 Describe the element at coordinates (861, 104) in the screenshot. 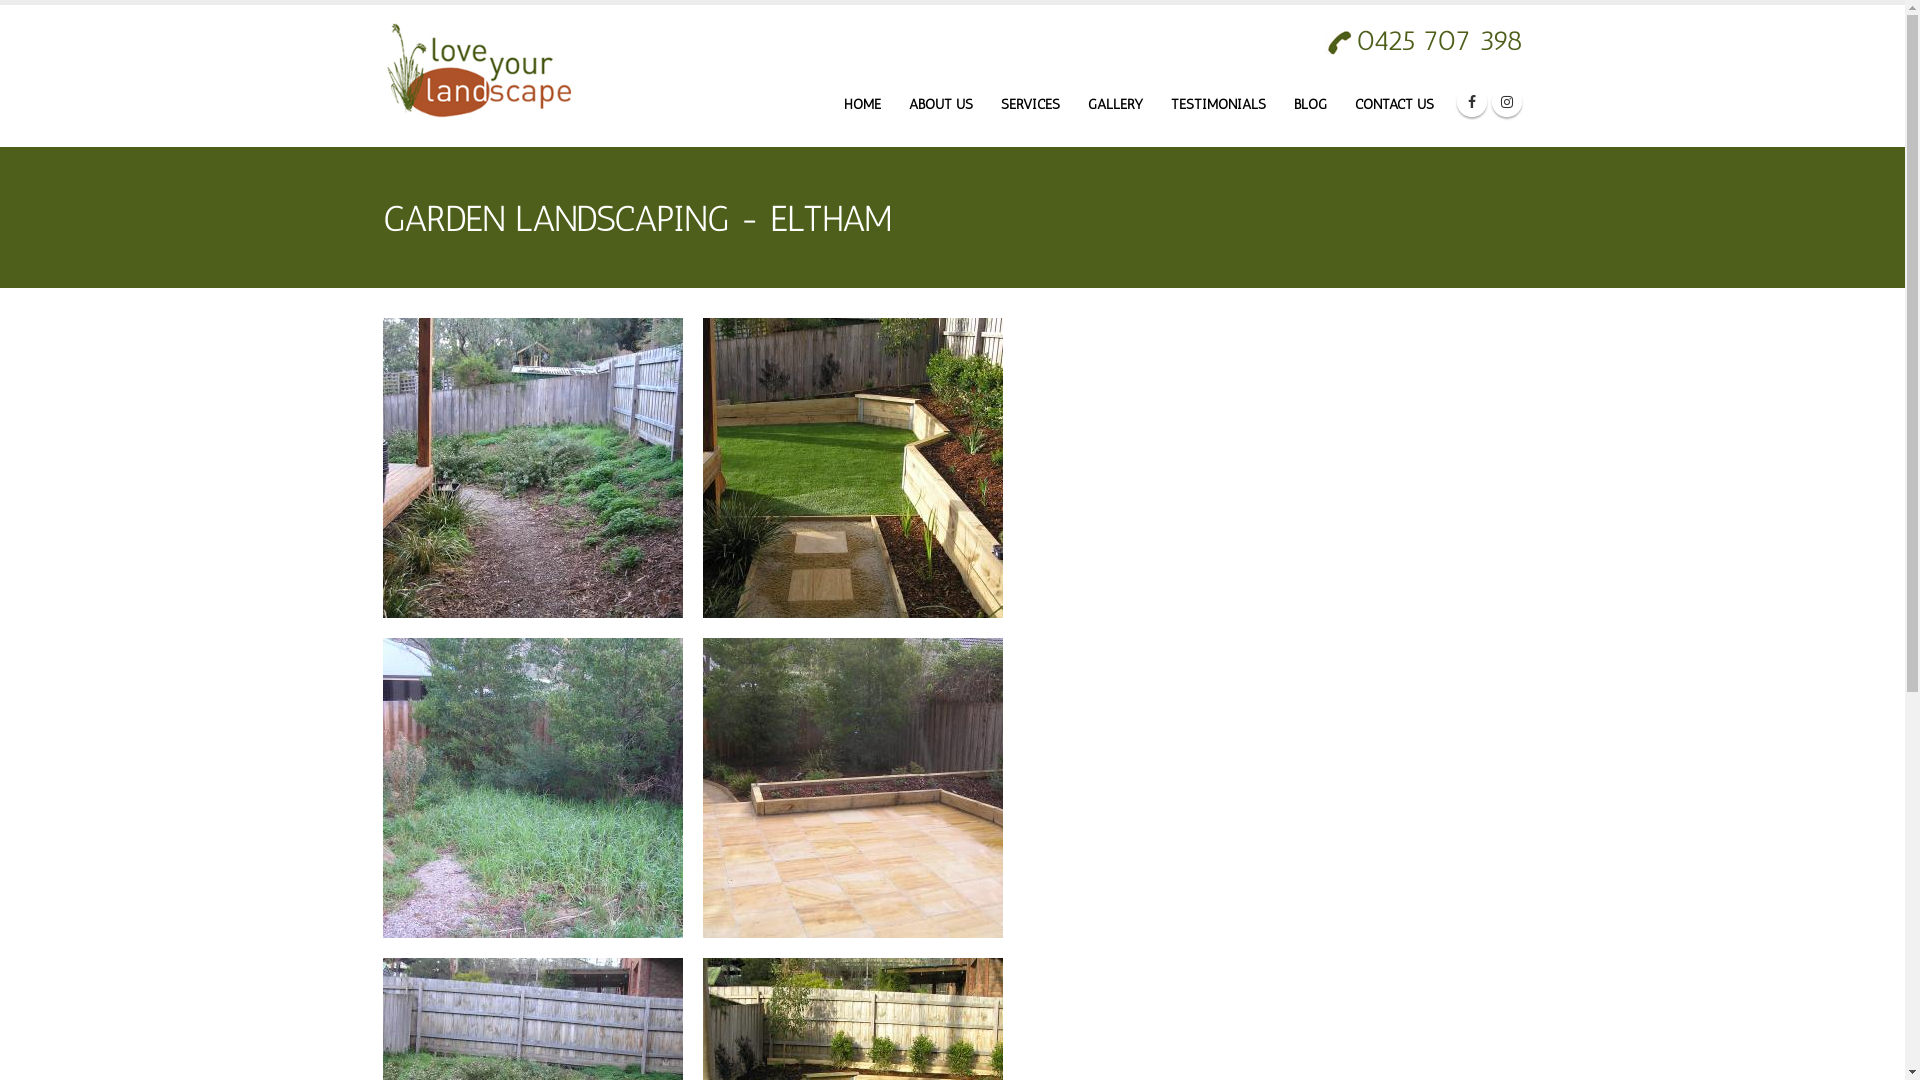

I see `'HOME'` at that location.